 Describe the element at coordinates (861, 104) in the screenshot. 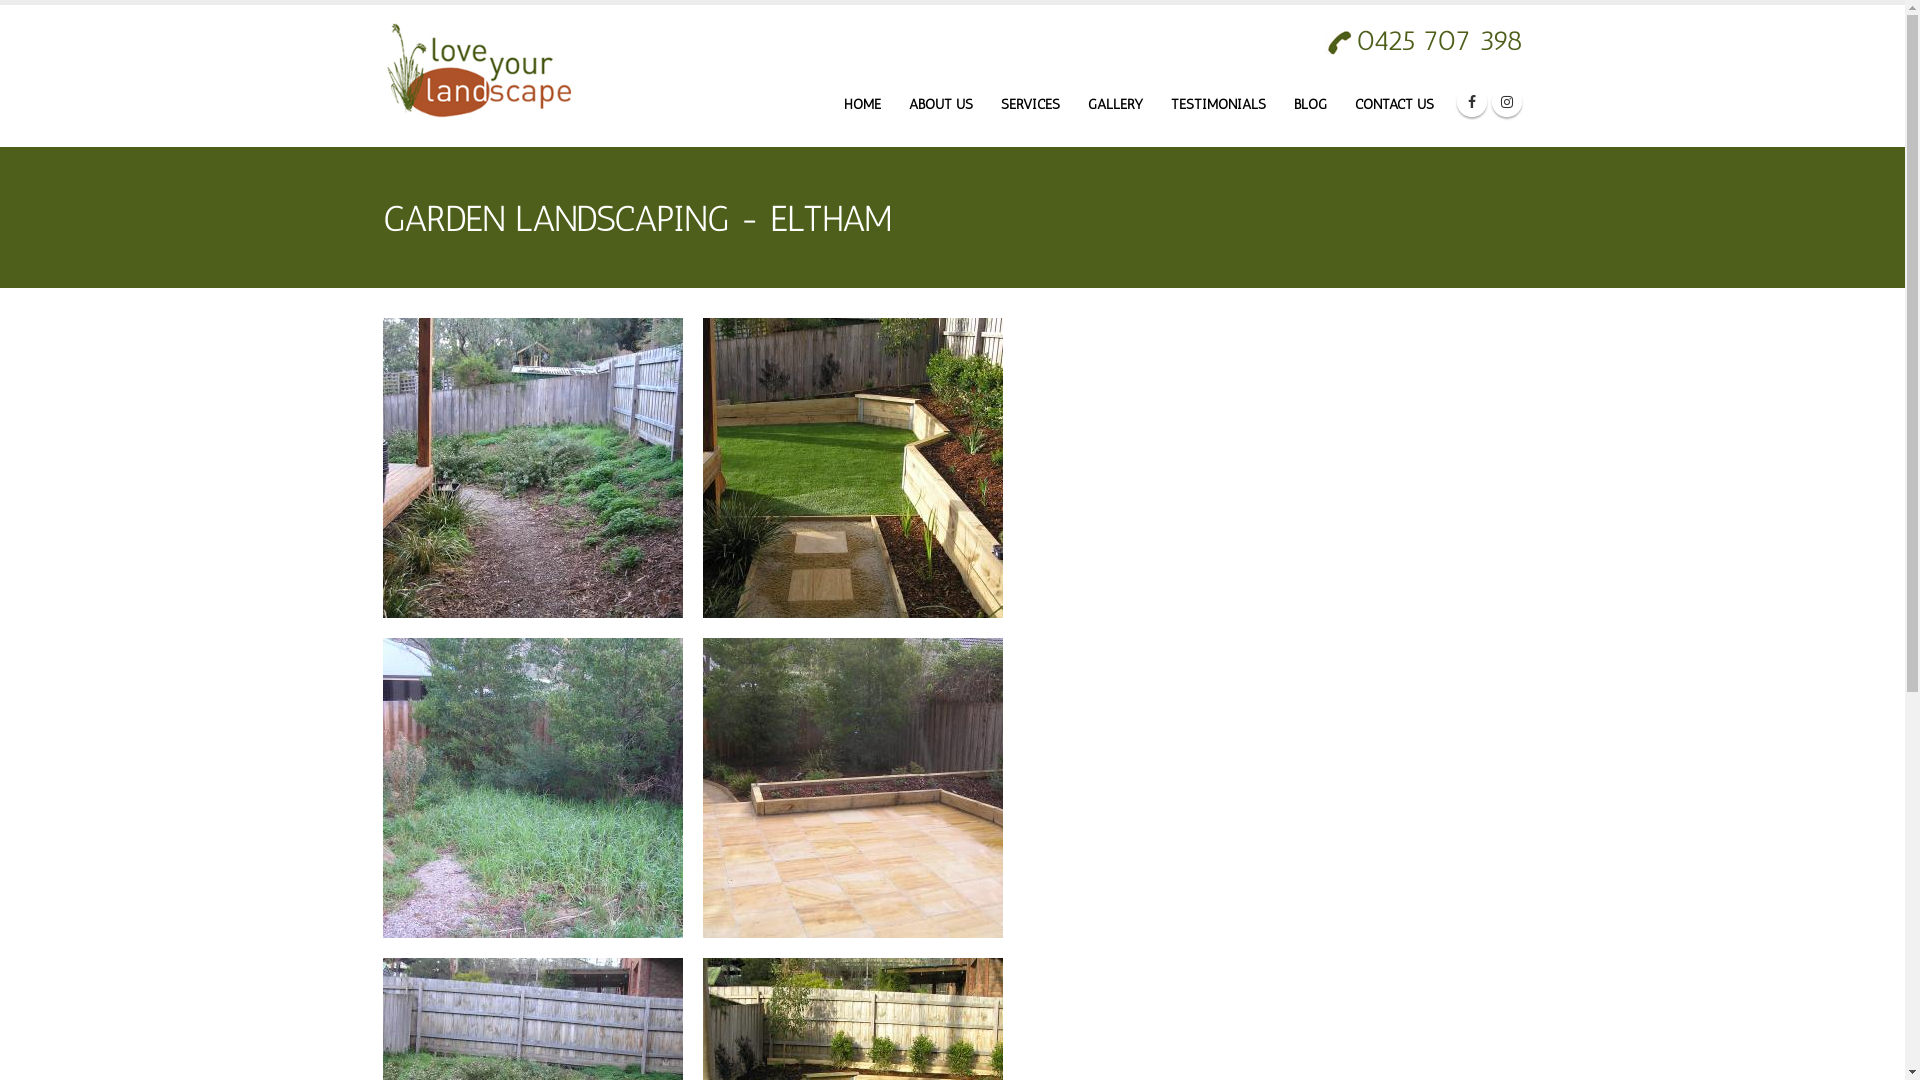

I see `'HOME'` at that location.